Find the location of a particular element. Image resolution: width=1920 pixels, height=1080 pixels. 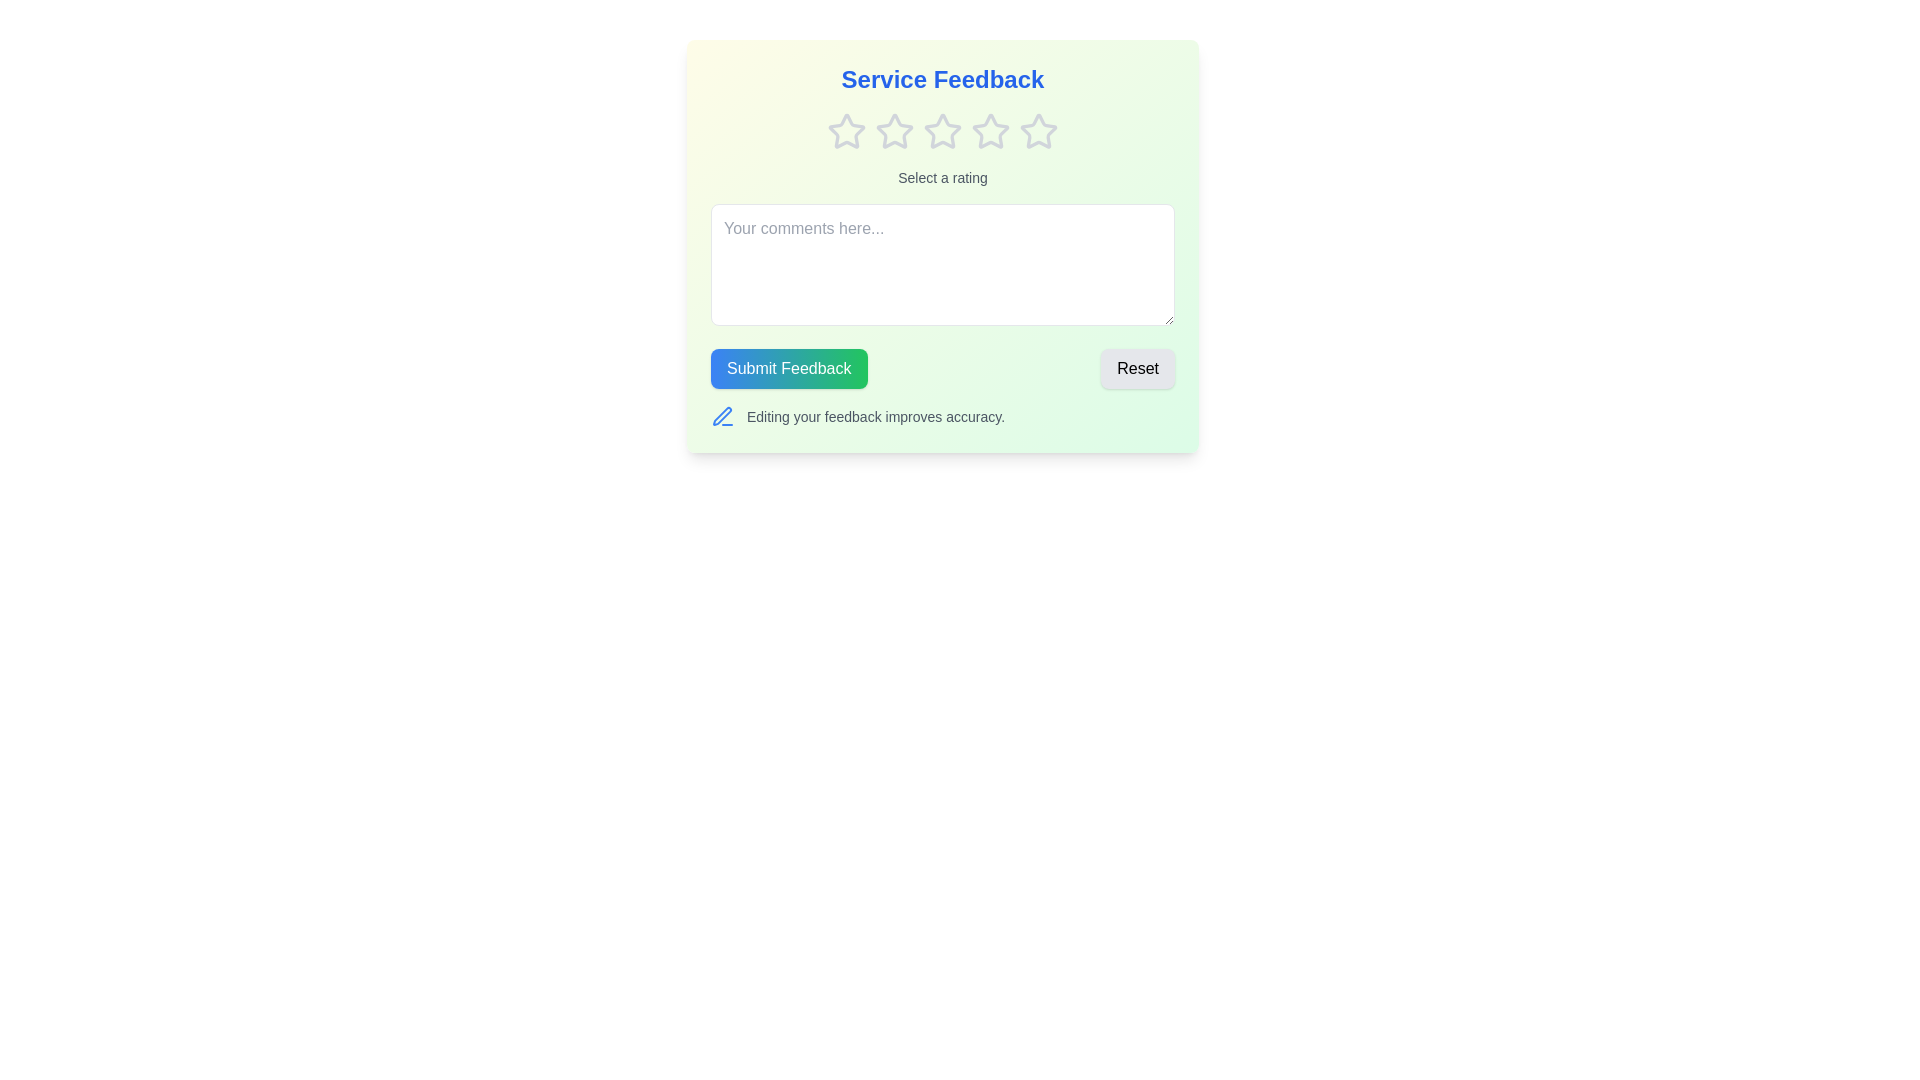

the 'Submit Feedback' button, which is a rectangular button with a gradient background from blue to green, featuring bold white text and rounded corners, located in the bottom-left section of the card interface is located at coordinates (788, 369).